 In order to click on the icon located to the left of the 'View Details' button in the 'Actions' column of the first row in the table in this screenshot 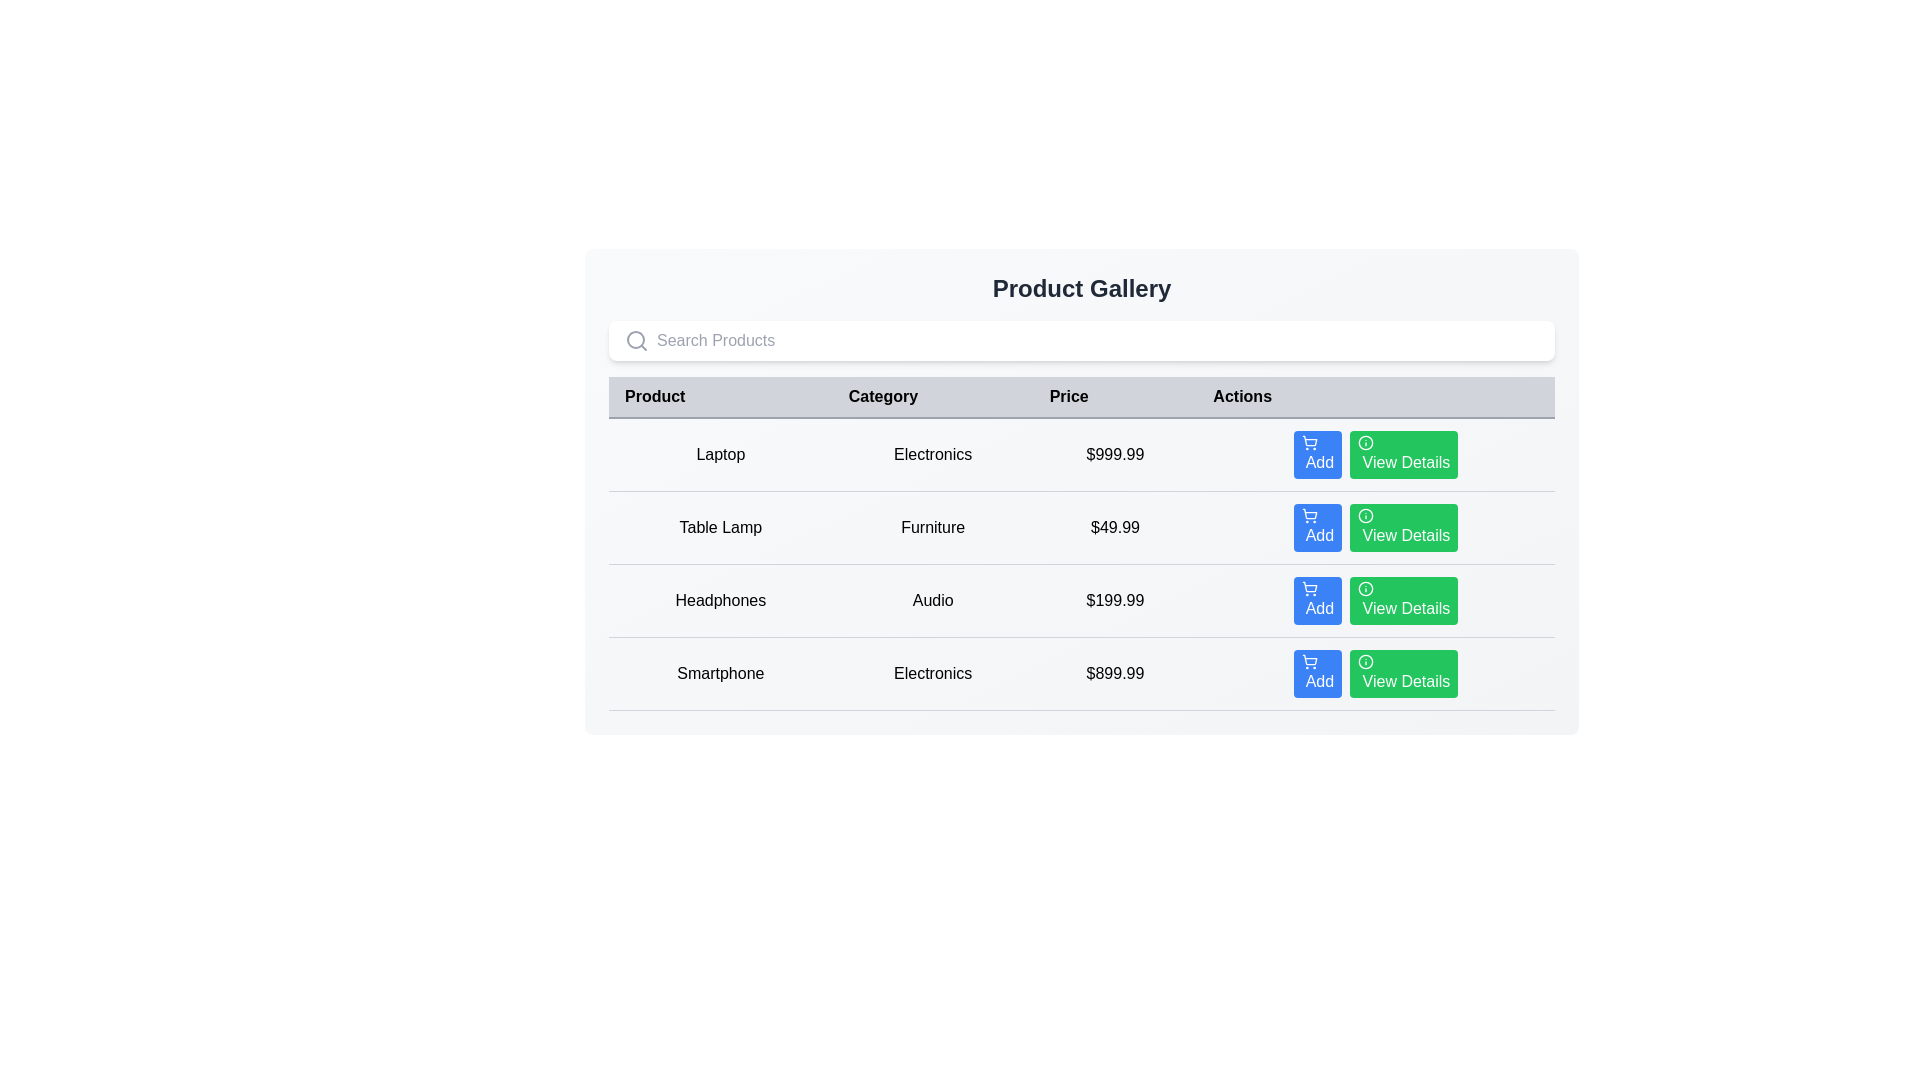, I will do `click(1365, 442)`.